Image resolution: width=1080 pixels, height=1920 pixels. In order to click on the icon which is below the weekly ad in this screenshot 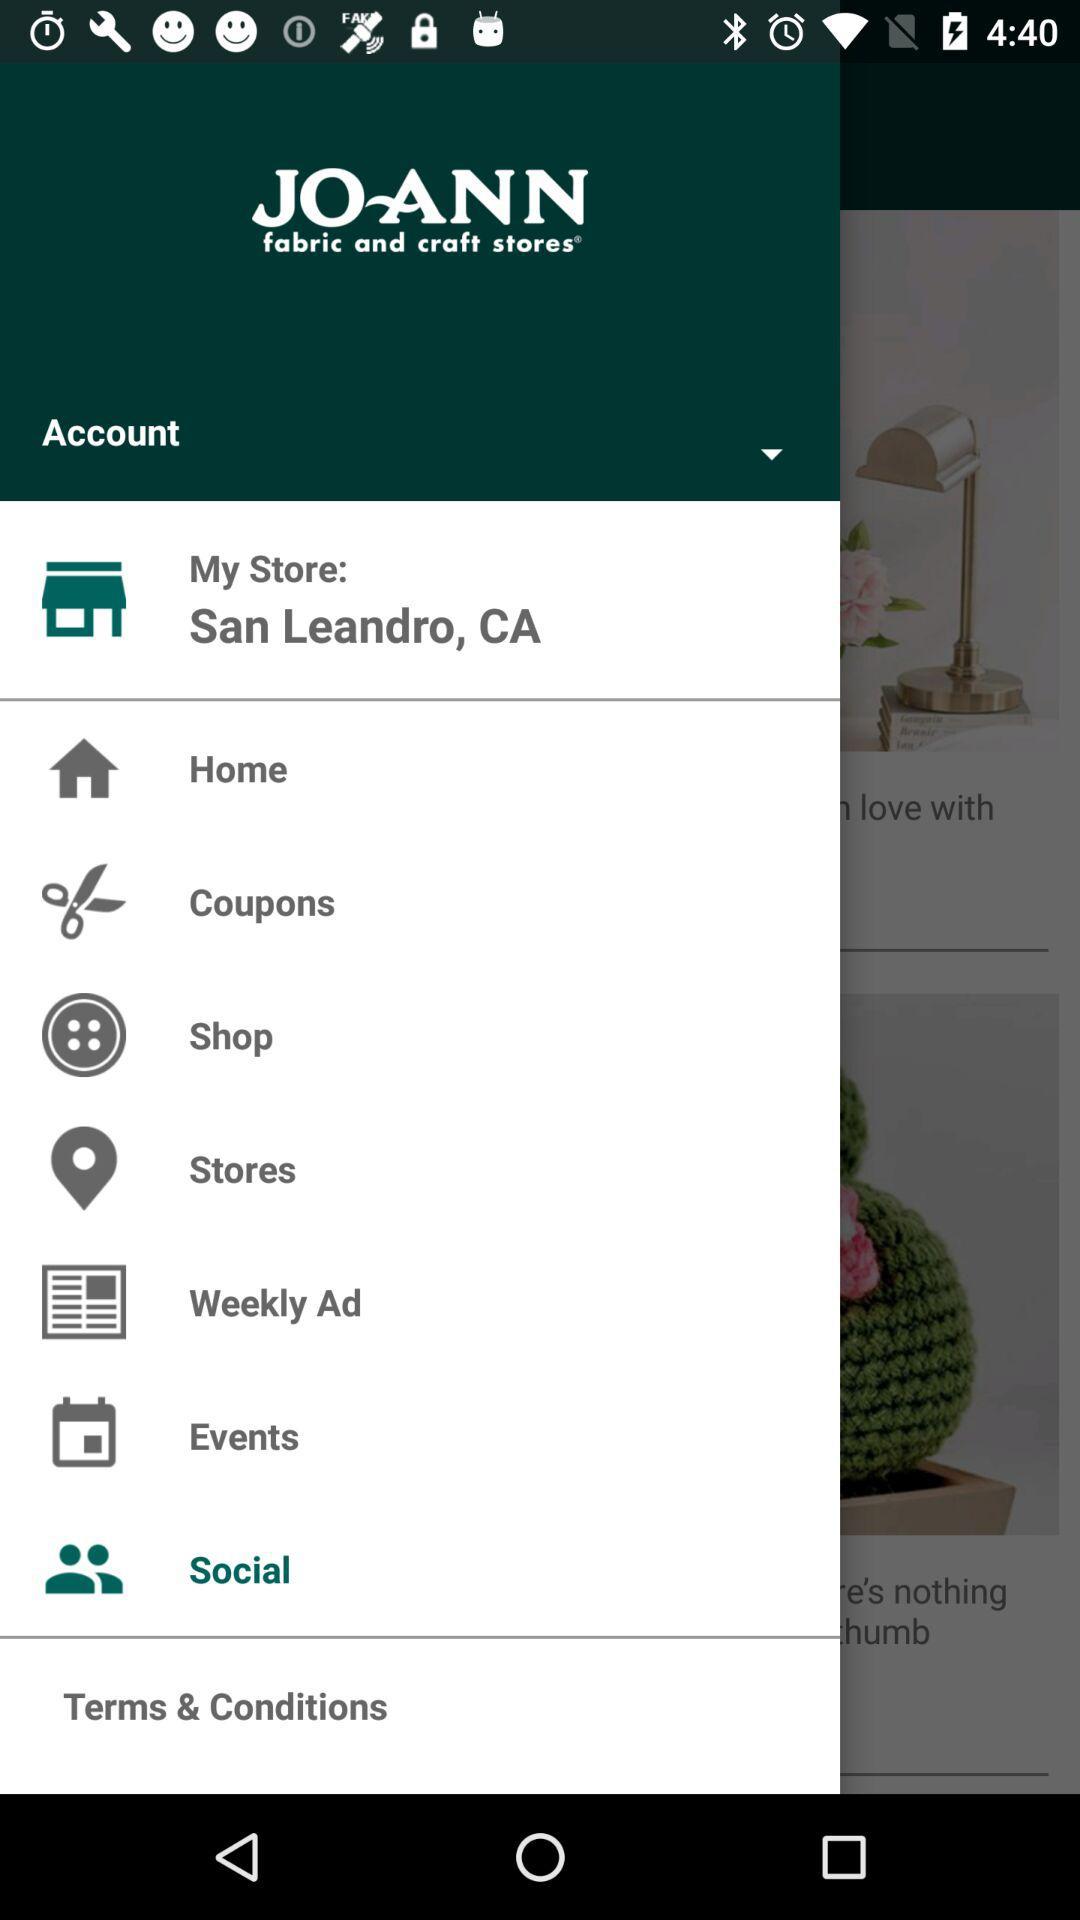, I will do `click(83, 1301)`.